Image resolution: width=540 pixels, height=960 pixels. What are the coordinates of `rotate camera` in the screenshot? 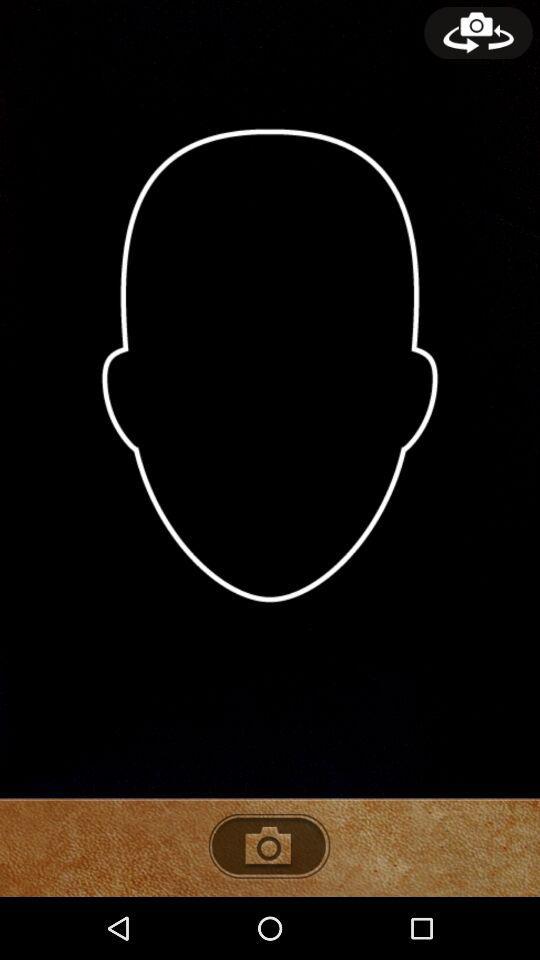 It's located at (477, 32).